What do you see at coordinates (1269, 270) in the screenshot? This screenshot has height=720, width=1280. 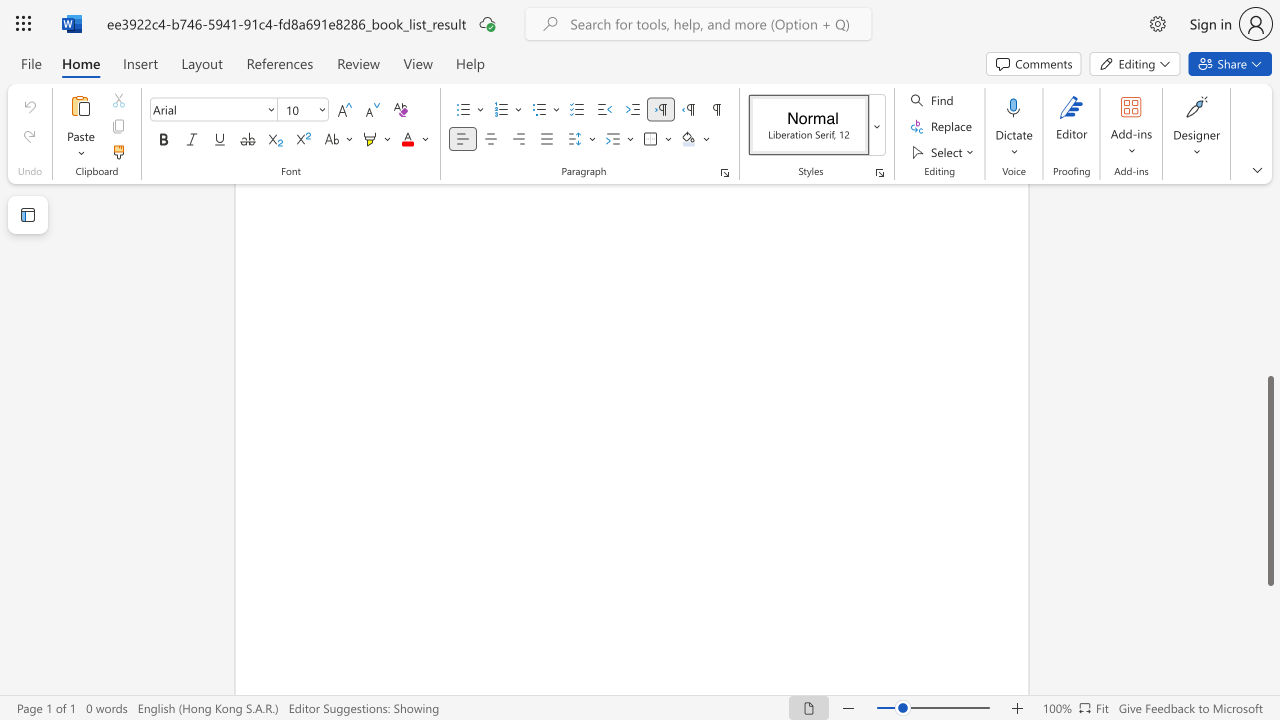 I see `the scrollbar to move the page up` at bounding box center [1269, 270].